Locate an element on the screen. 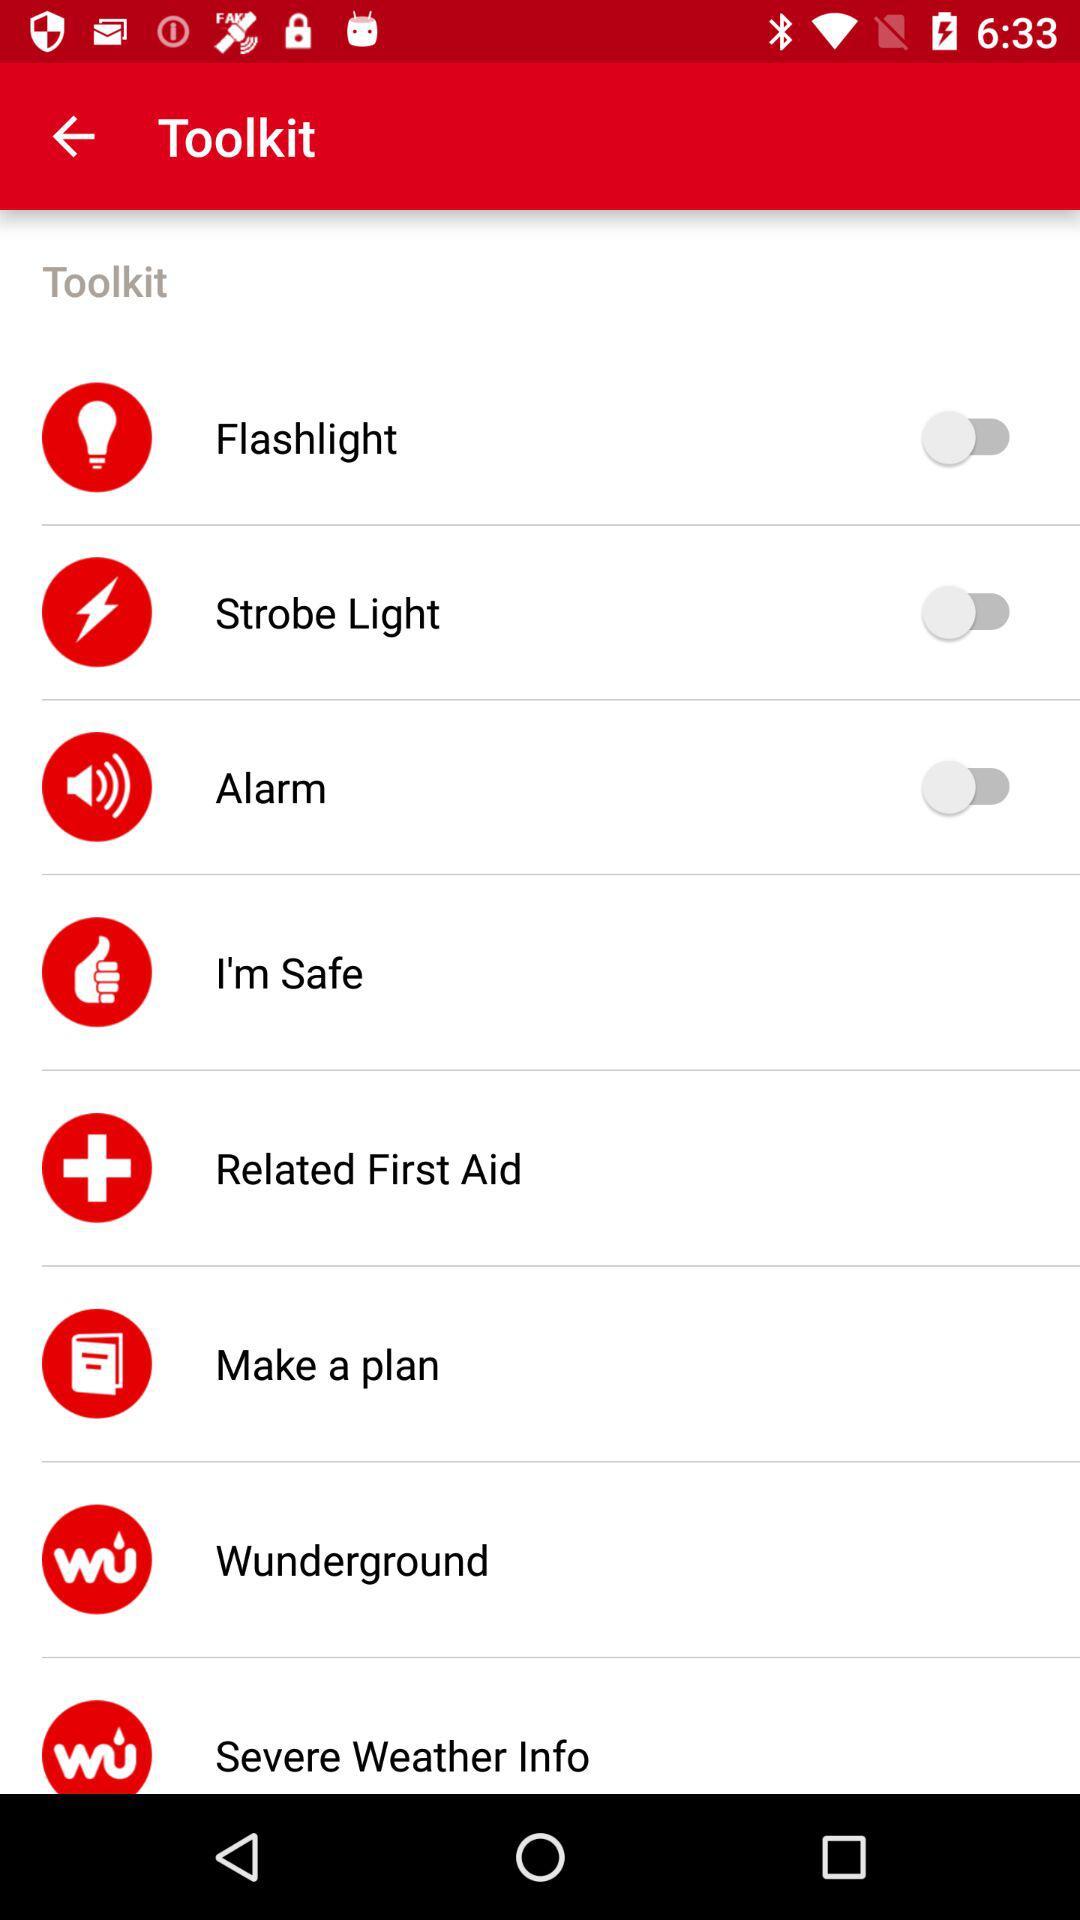  the item next to toolkit item is located at coordinates (72, 135).